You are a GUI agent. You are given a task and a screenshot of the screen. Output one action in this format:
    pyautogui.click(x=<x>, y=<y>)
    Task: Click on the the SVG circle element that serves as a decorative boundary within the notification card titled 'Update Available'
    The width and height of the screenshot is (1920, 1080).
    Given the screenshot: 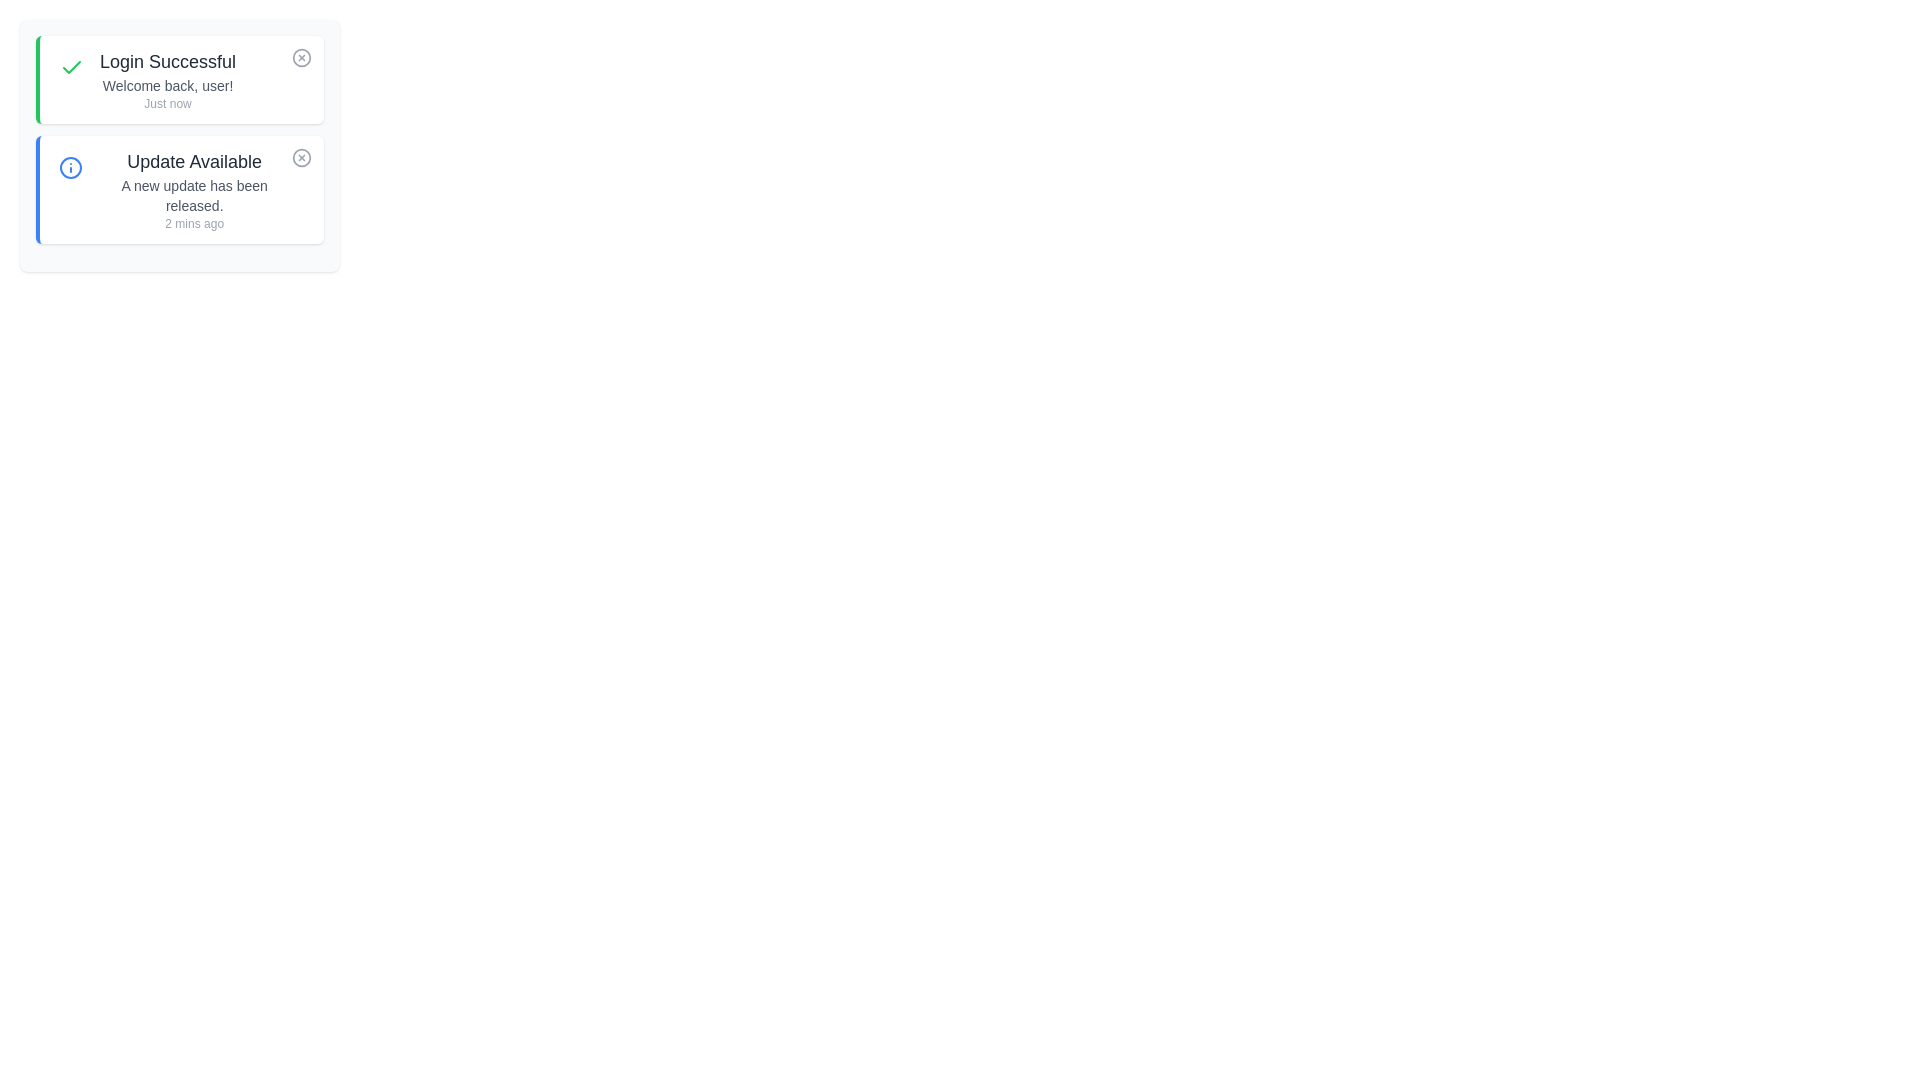 What is the action you would take?
    pyautogui.click(x=70, y=167)
    